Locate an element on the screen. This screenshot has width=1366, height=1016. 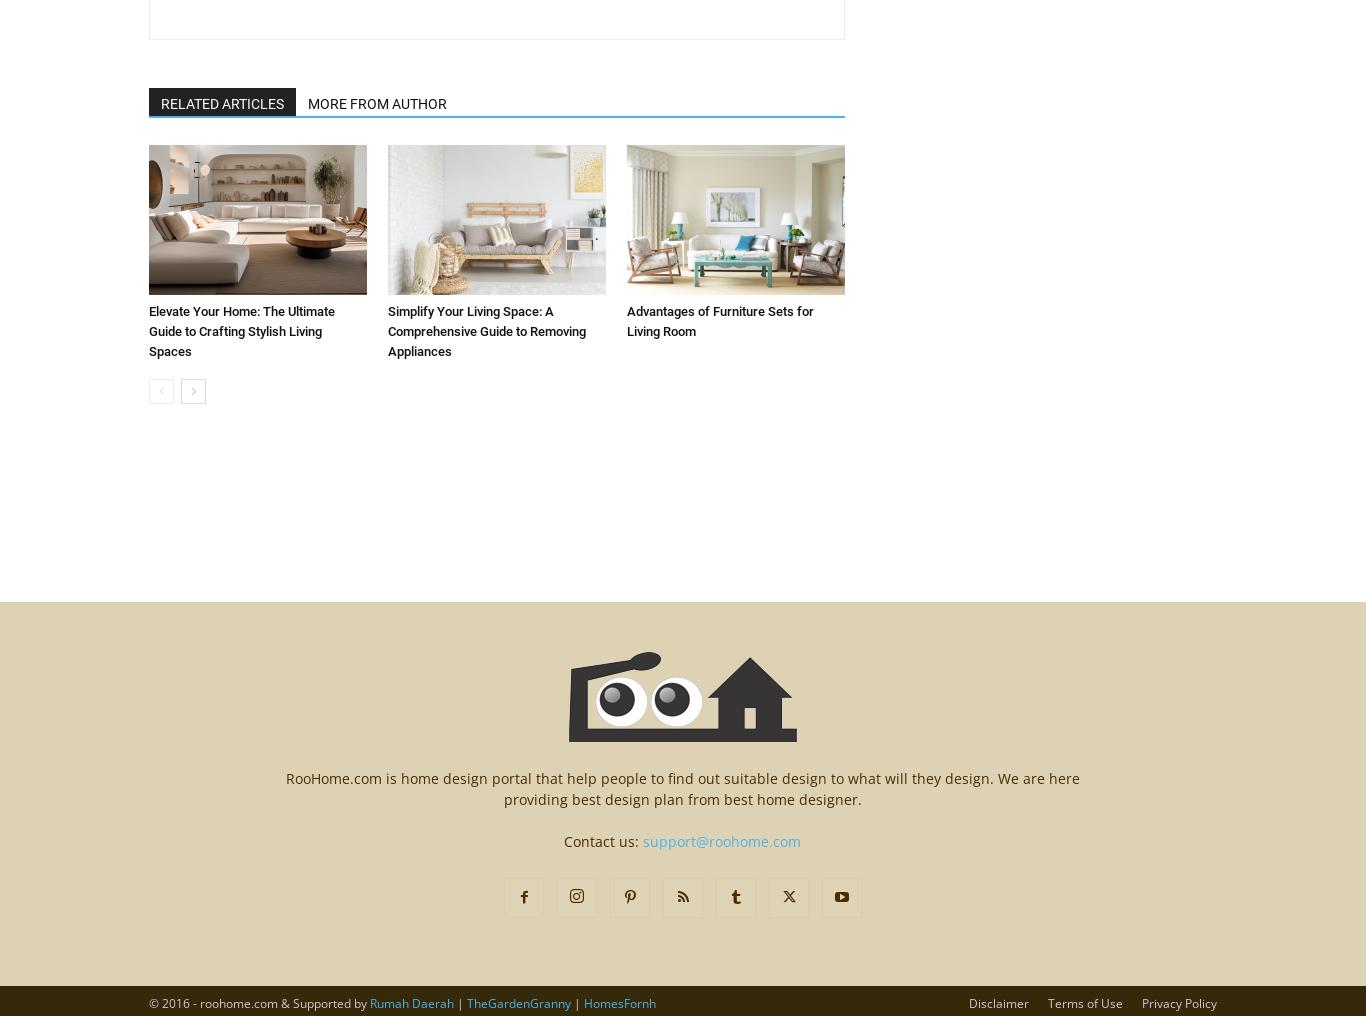
'HomesFornh' is located at coordinates (619, 1003).